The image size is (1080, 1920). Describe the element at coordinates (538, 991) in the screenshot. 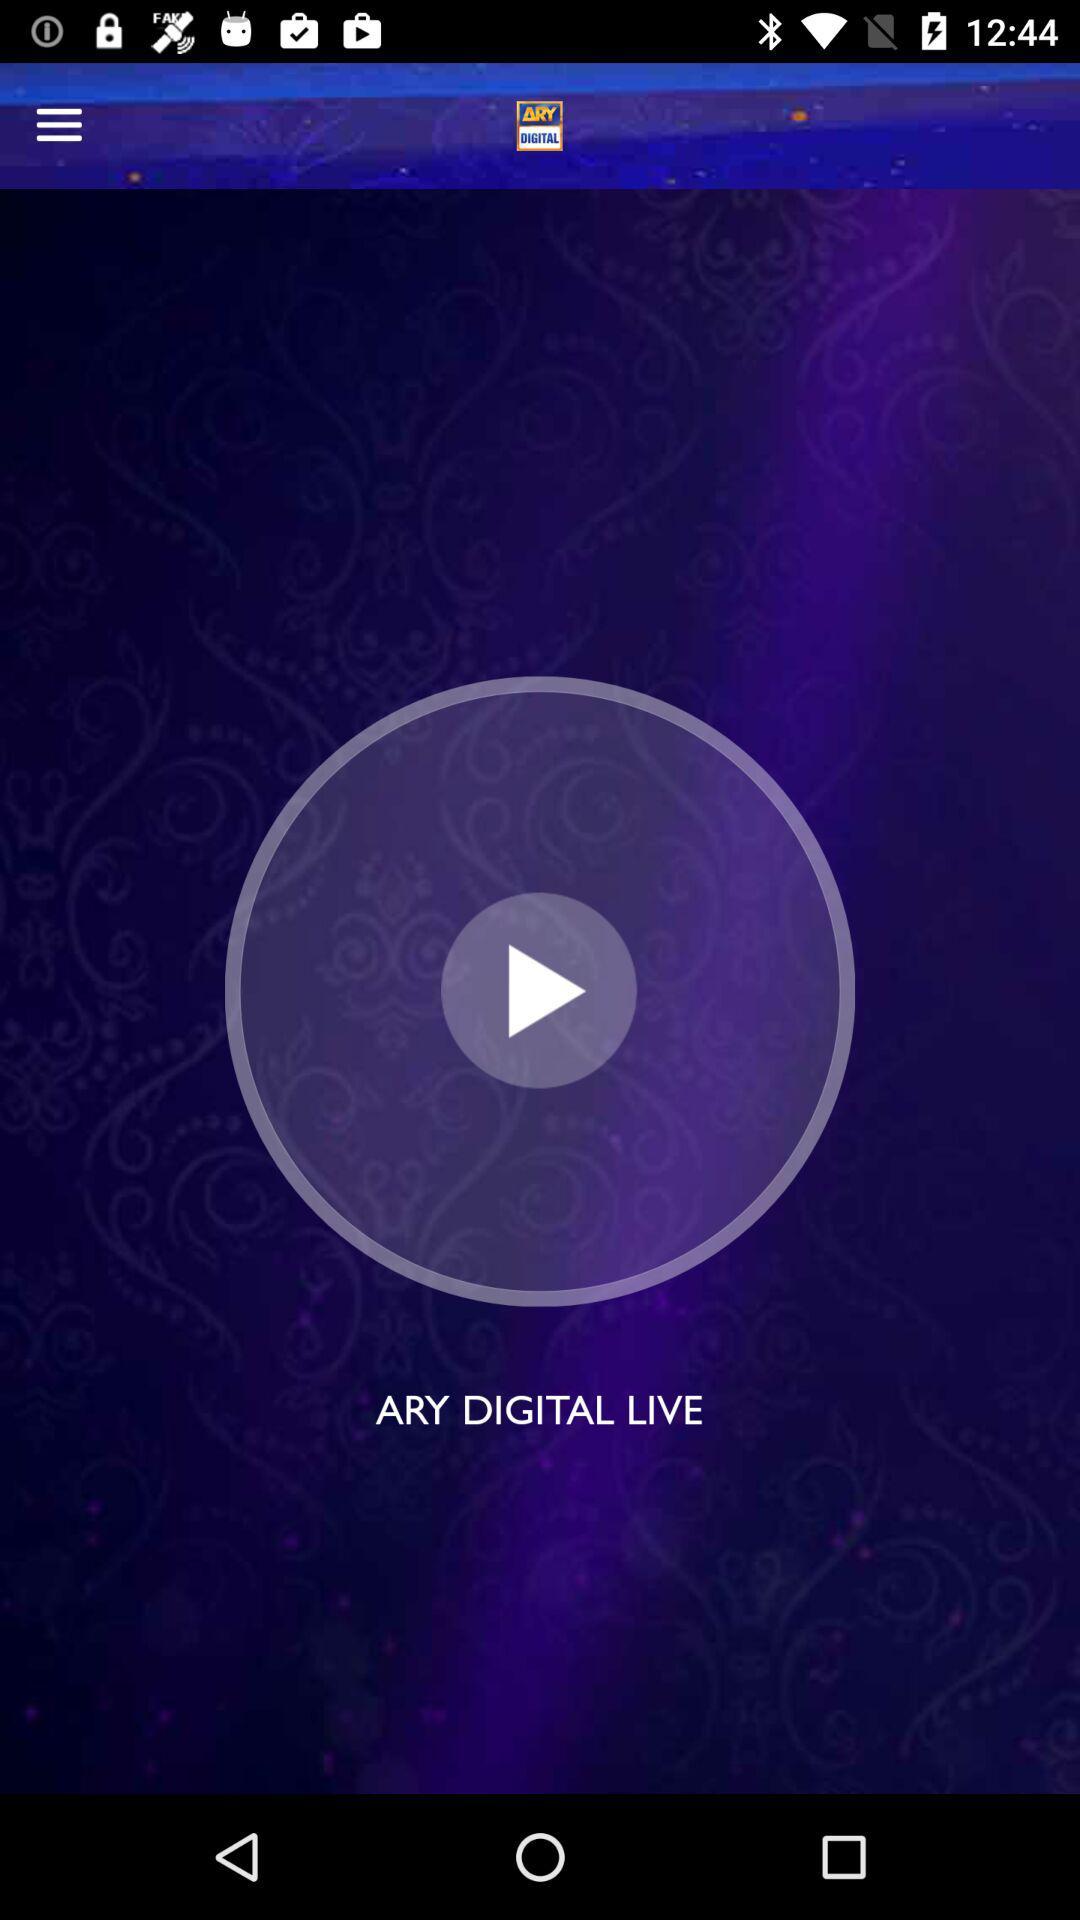

I see `the play icon` at that location.